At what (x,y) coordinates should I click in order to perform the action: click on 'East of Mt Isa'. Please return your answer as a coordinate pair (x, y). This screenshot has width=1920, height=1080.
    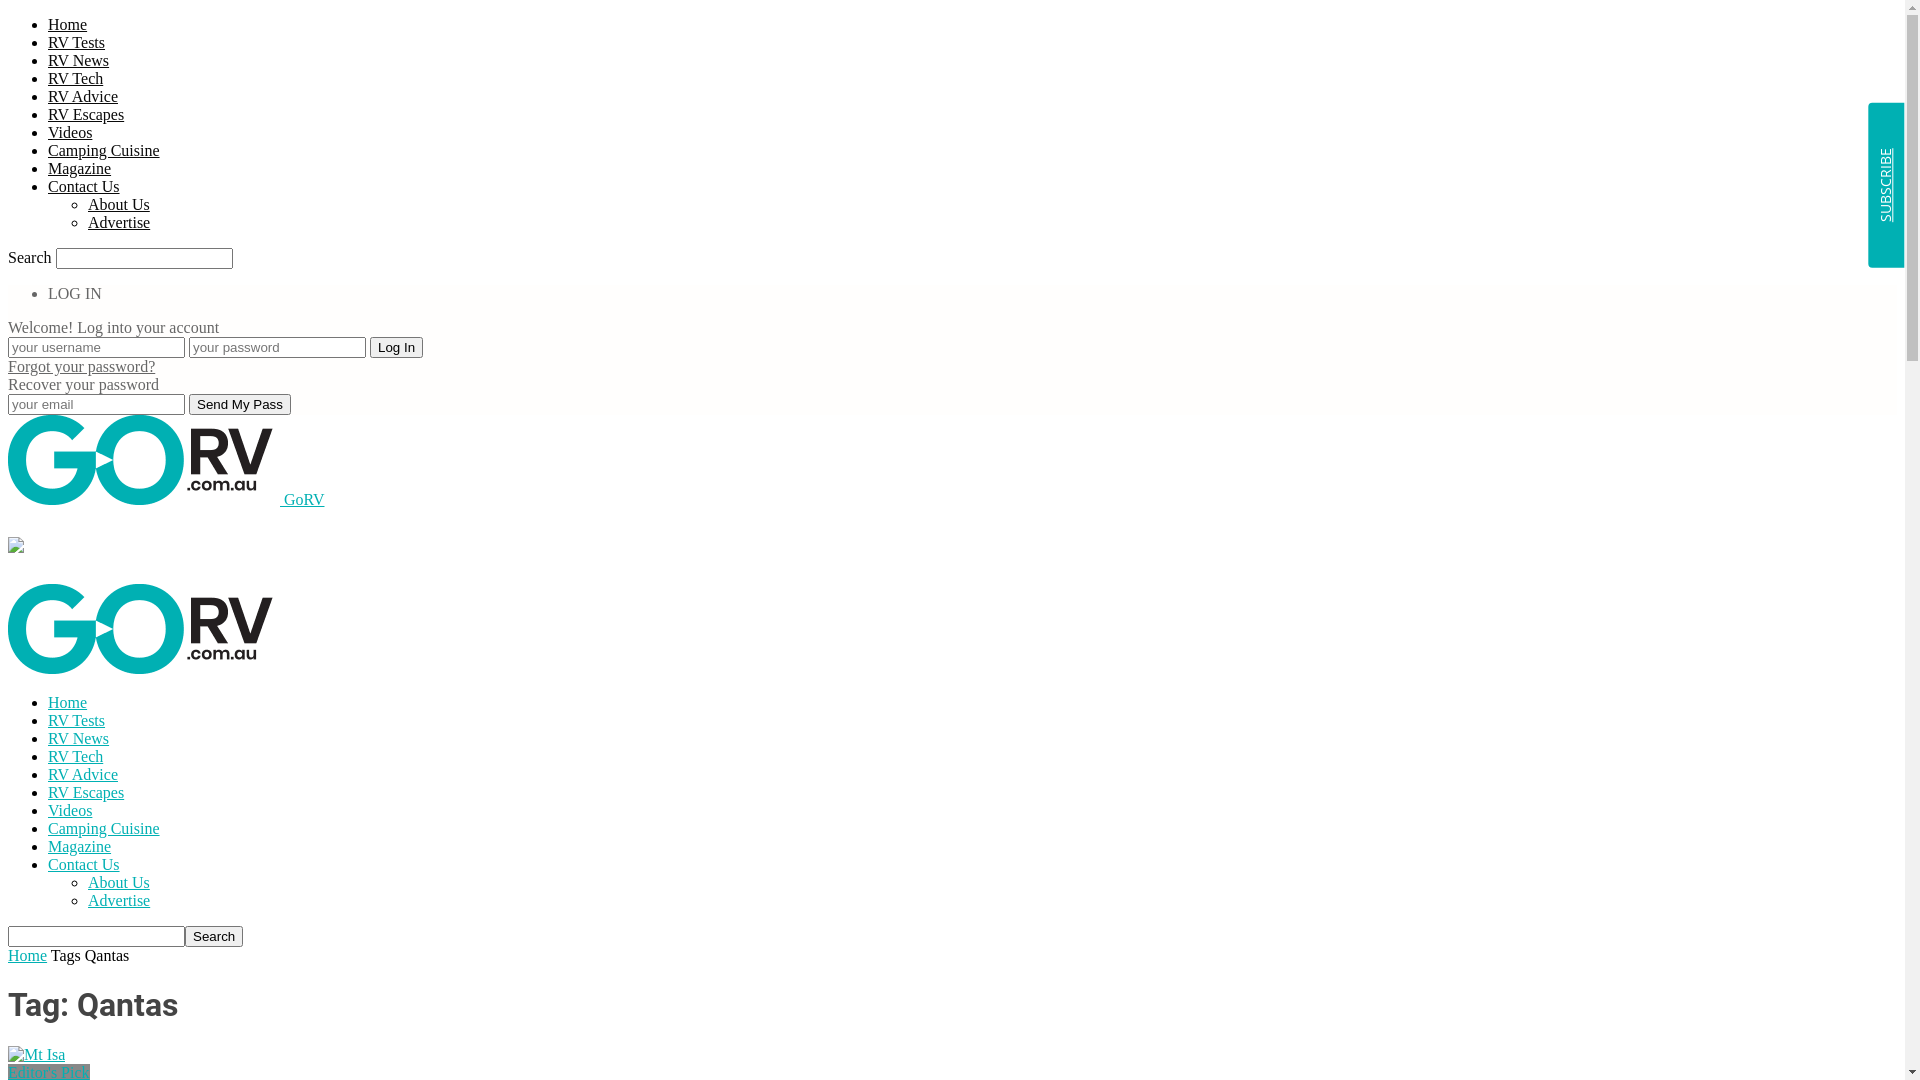
    Looking at the image, I should click on (8, 1053).